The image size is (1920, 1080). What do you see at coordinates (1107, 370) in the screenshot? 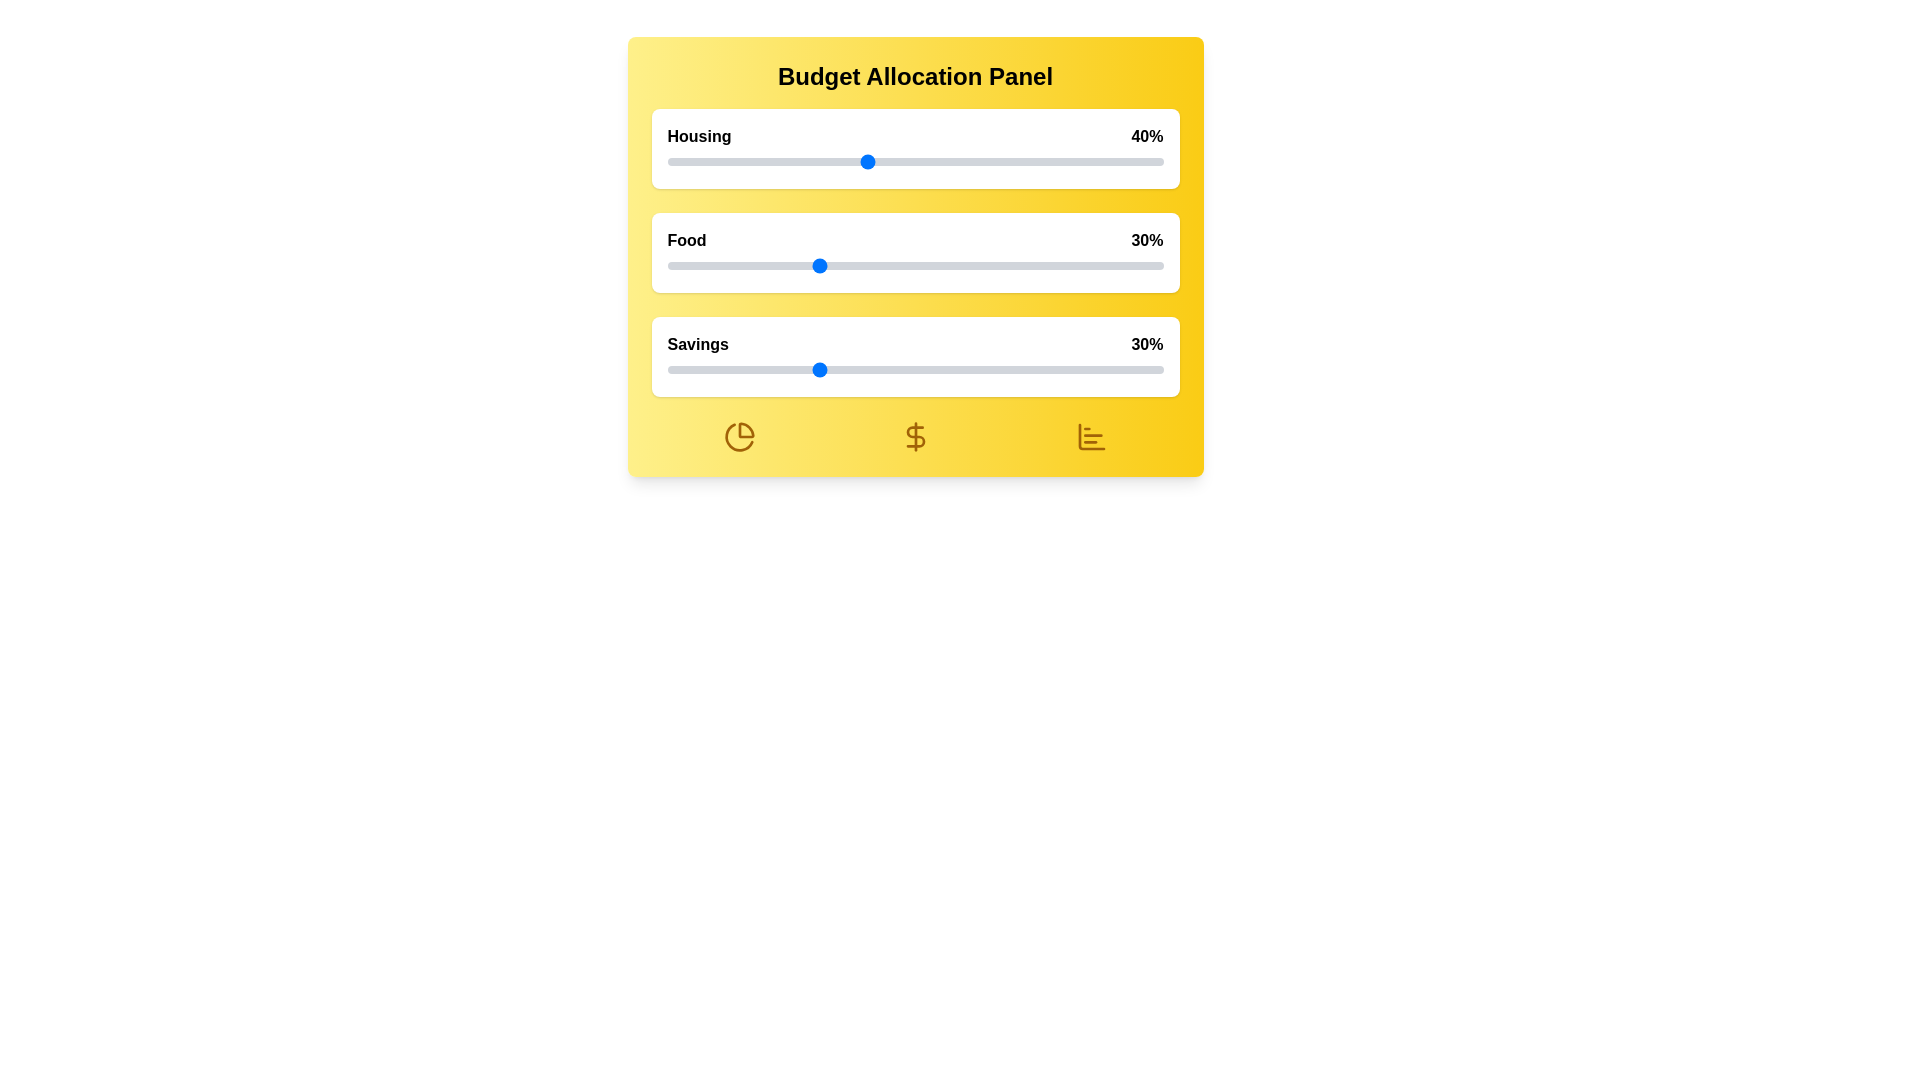
I see `the savings percentage` at bounding box center [1107, 370].